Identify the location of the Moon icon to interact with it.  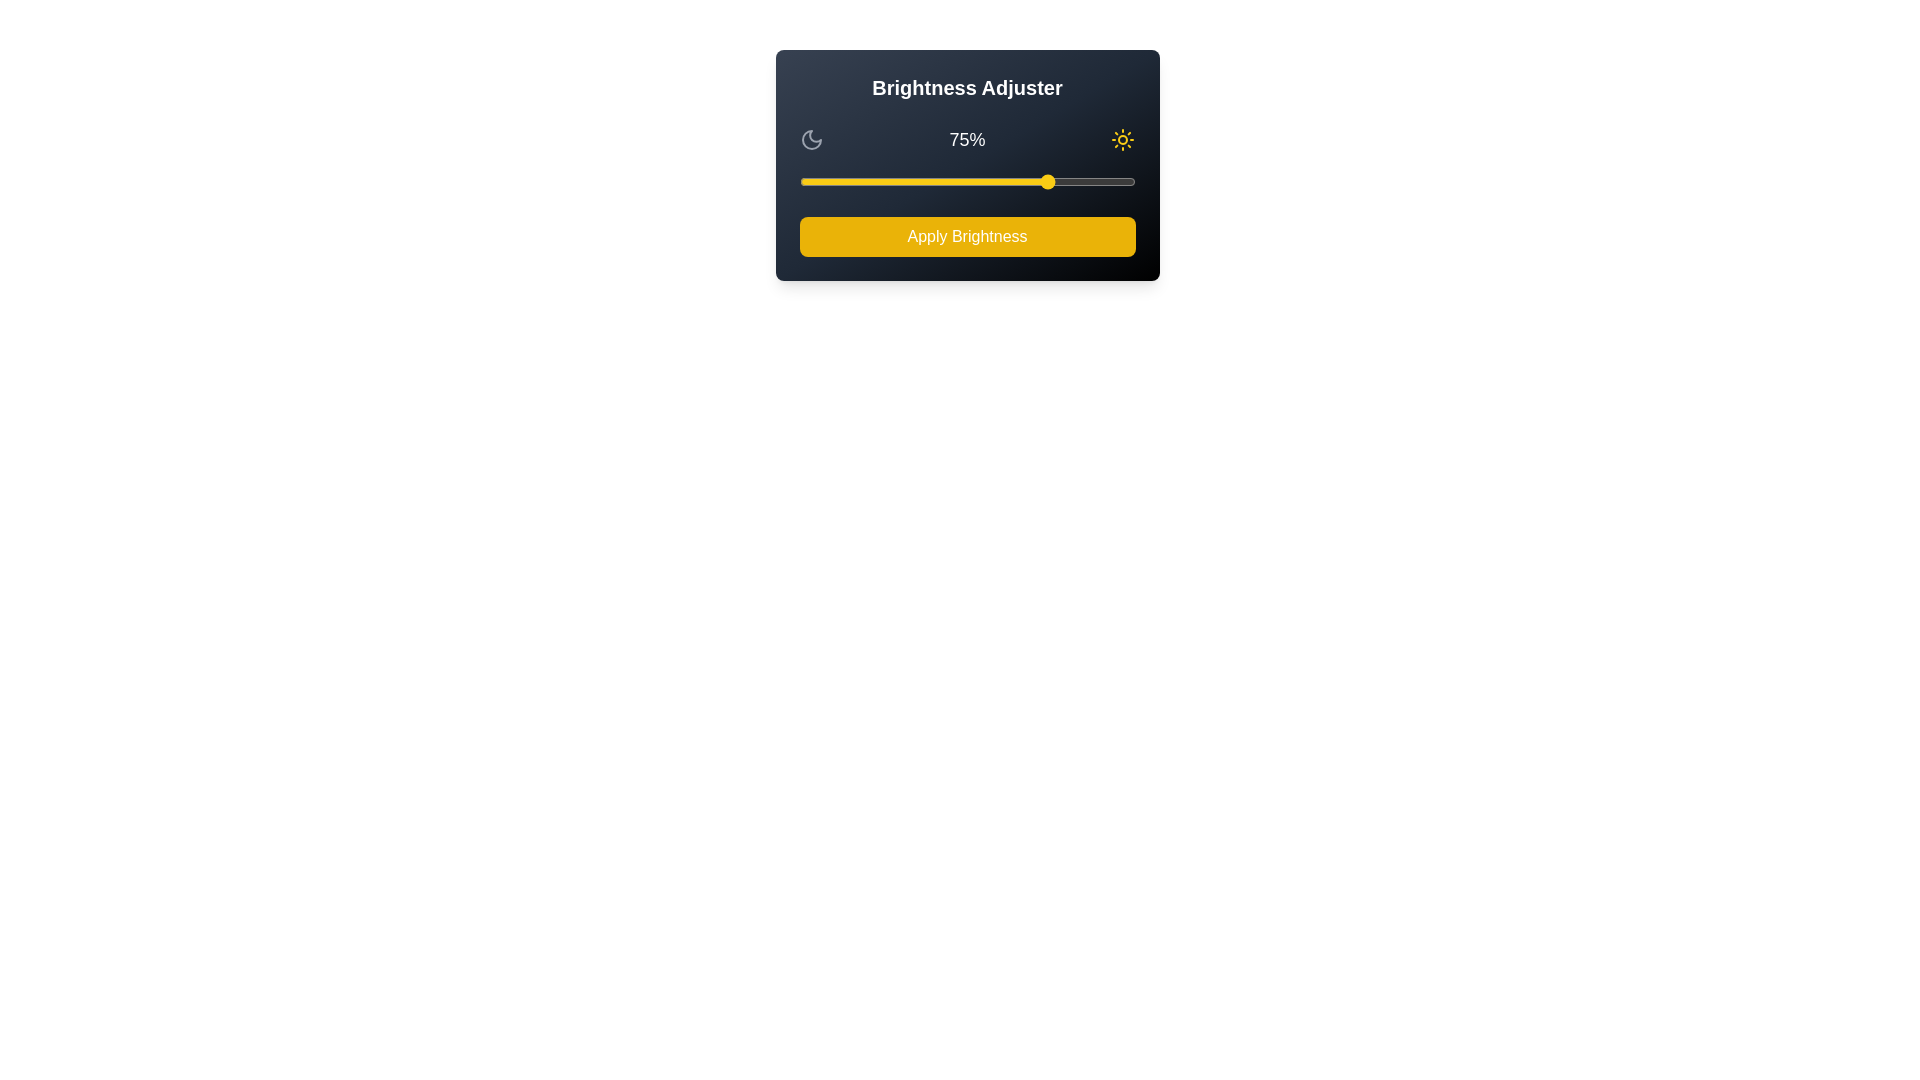
(811, 138).